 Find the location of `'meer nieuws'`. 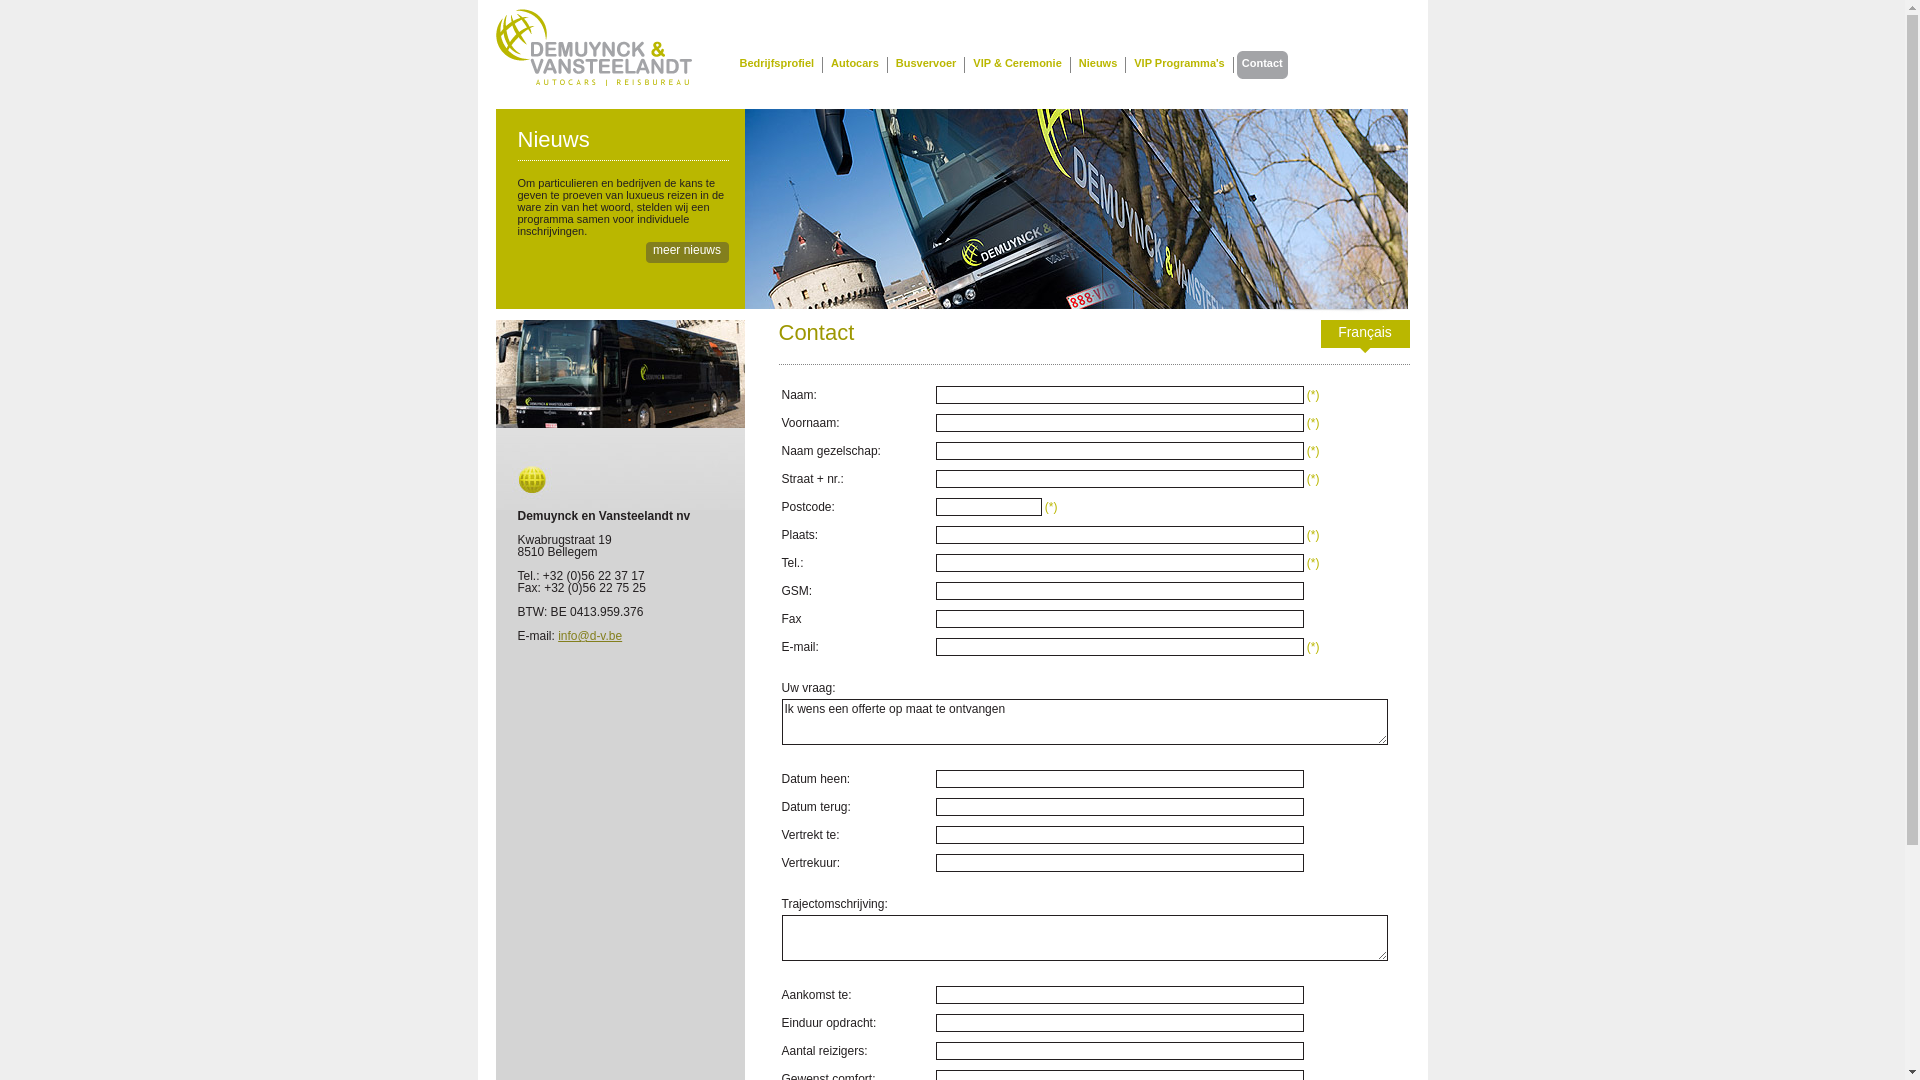

'meer nieuws' is located at coordinates (687, 251).